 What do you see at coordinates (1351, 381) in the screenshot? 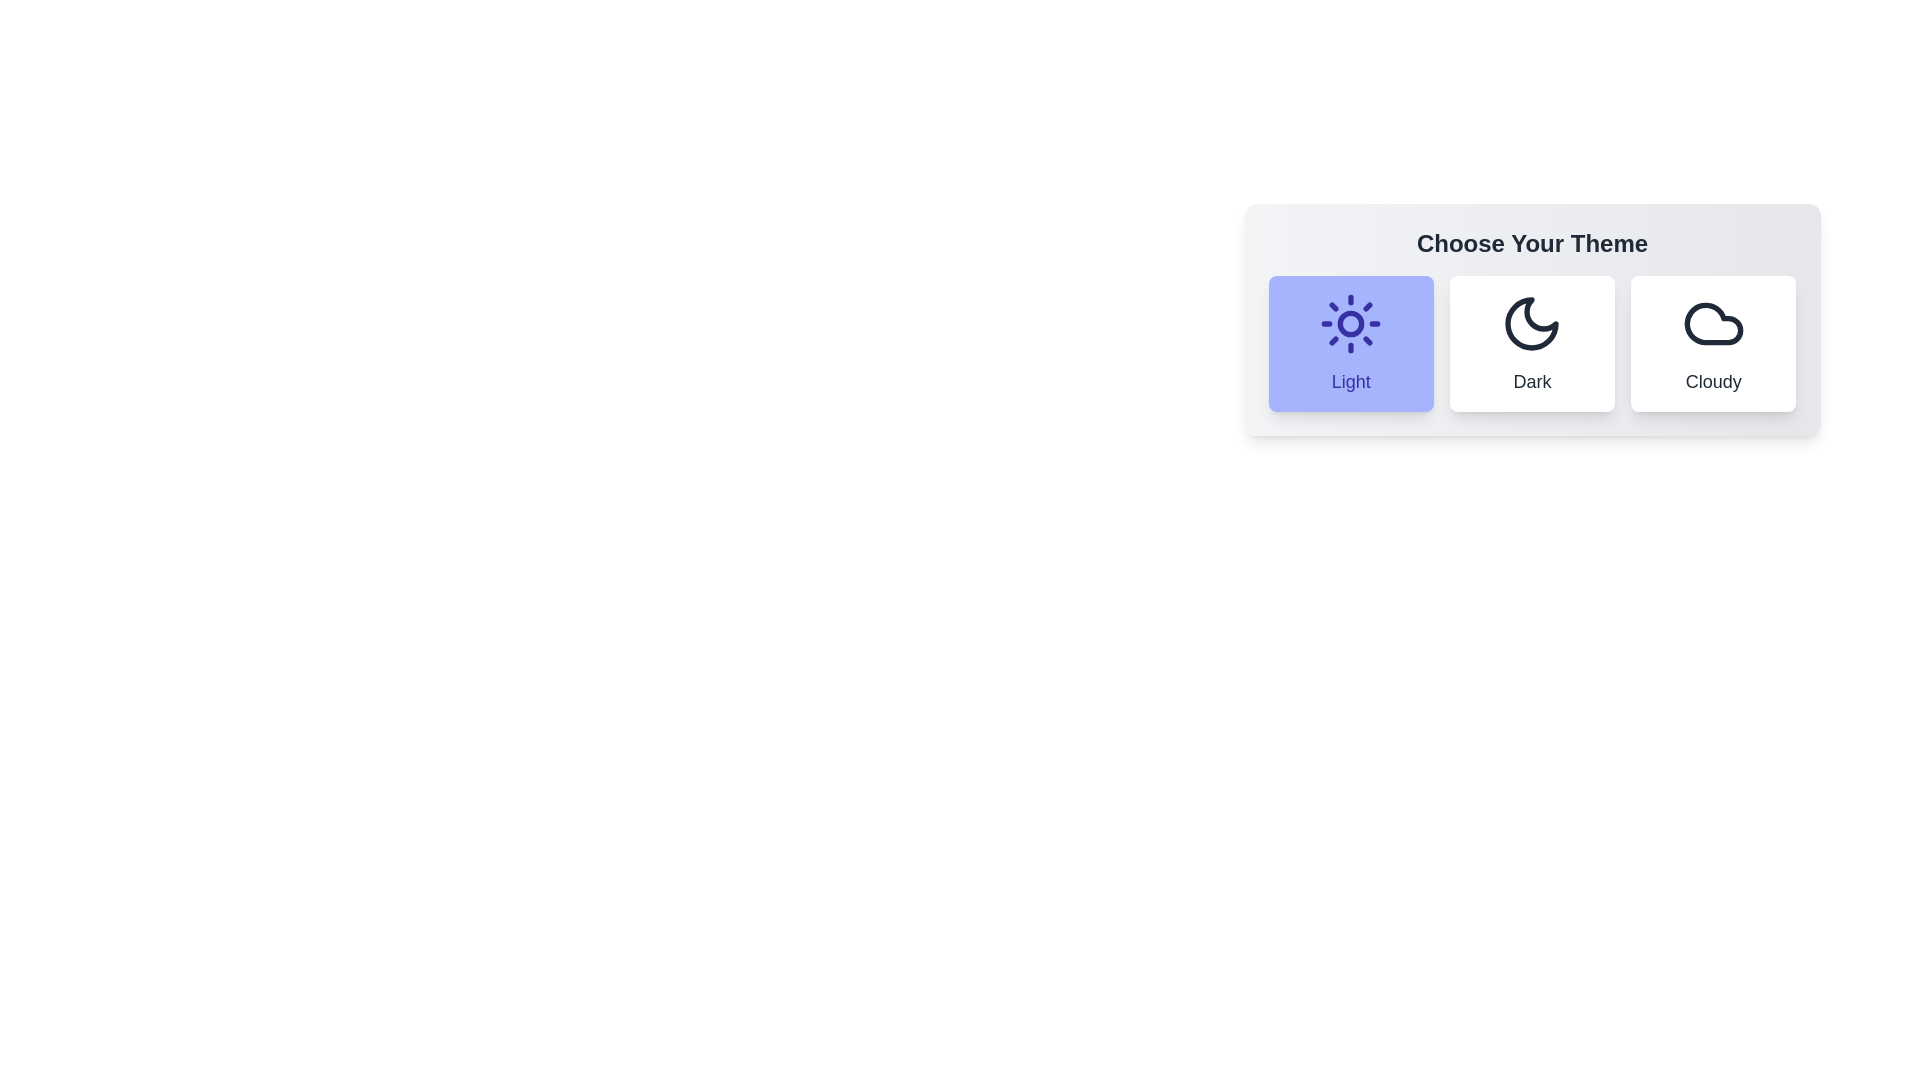
I see `text label displaying 'Light', which is styled with a medium-sized font and located under a sun icon in the themed card for 'Light'` at bounding box center [1351, 381].